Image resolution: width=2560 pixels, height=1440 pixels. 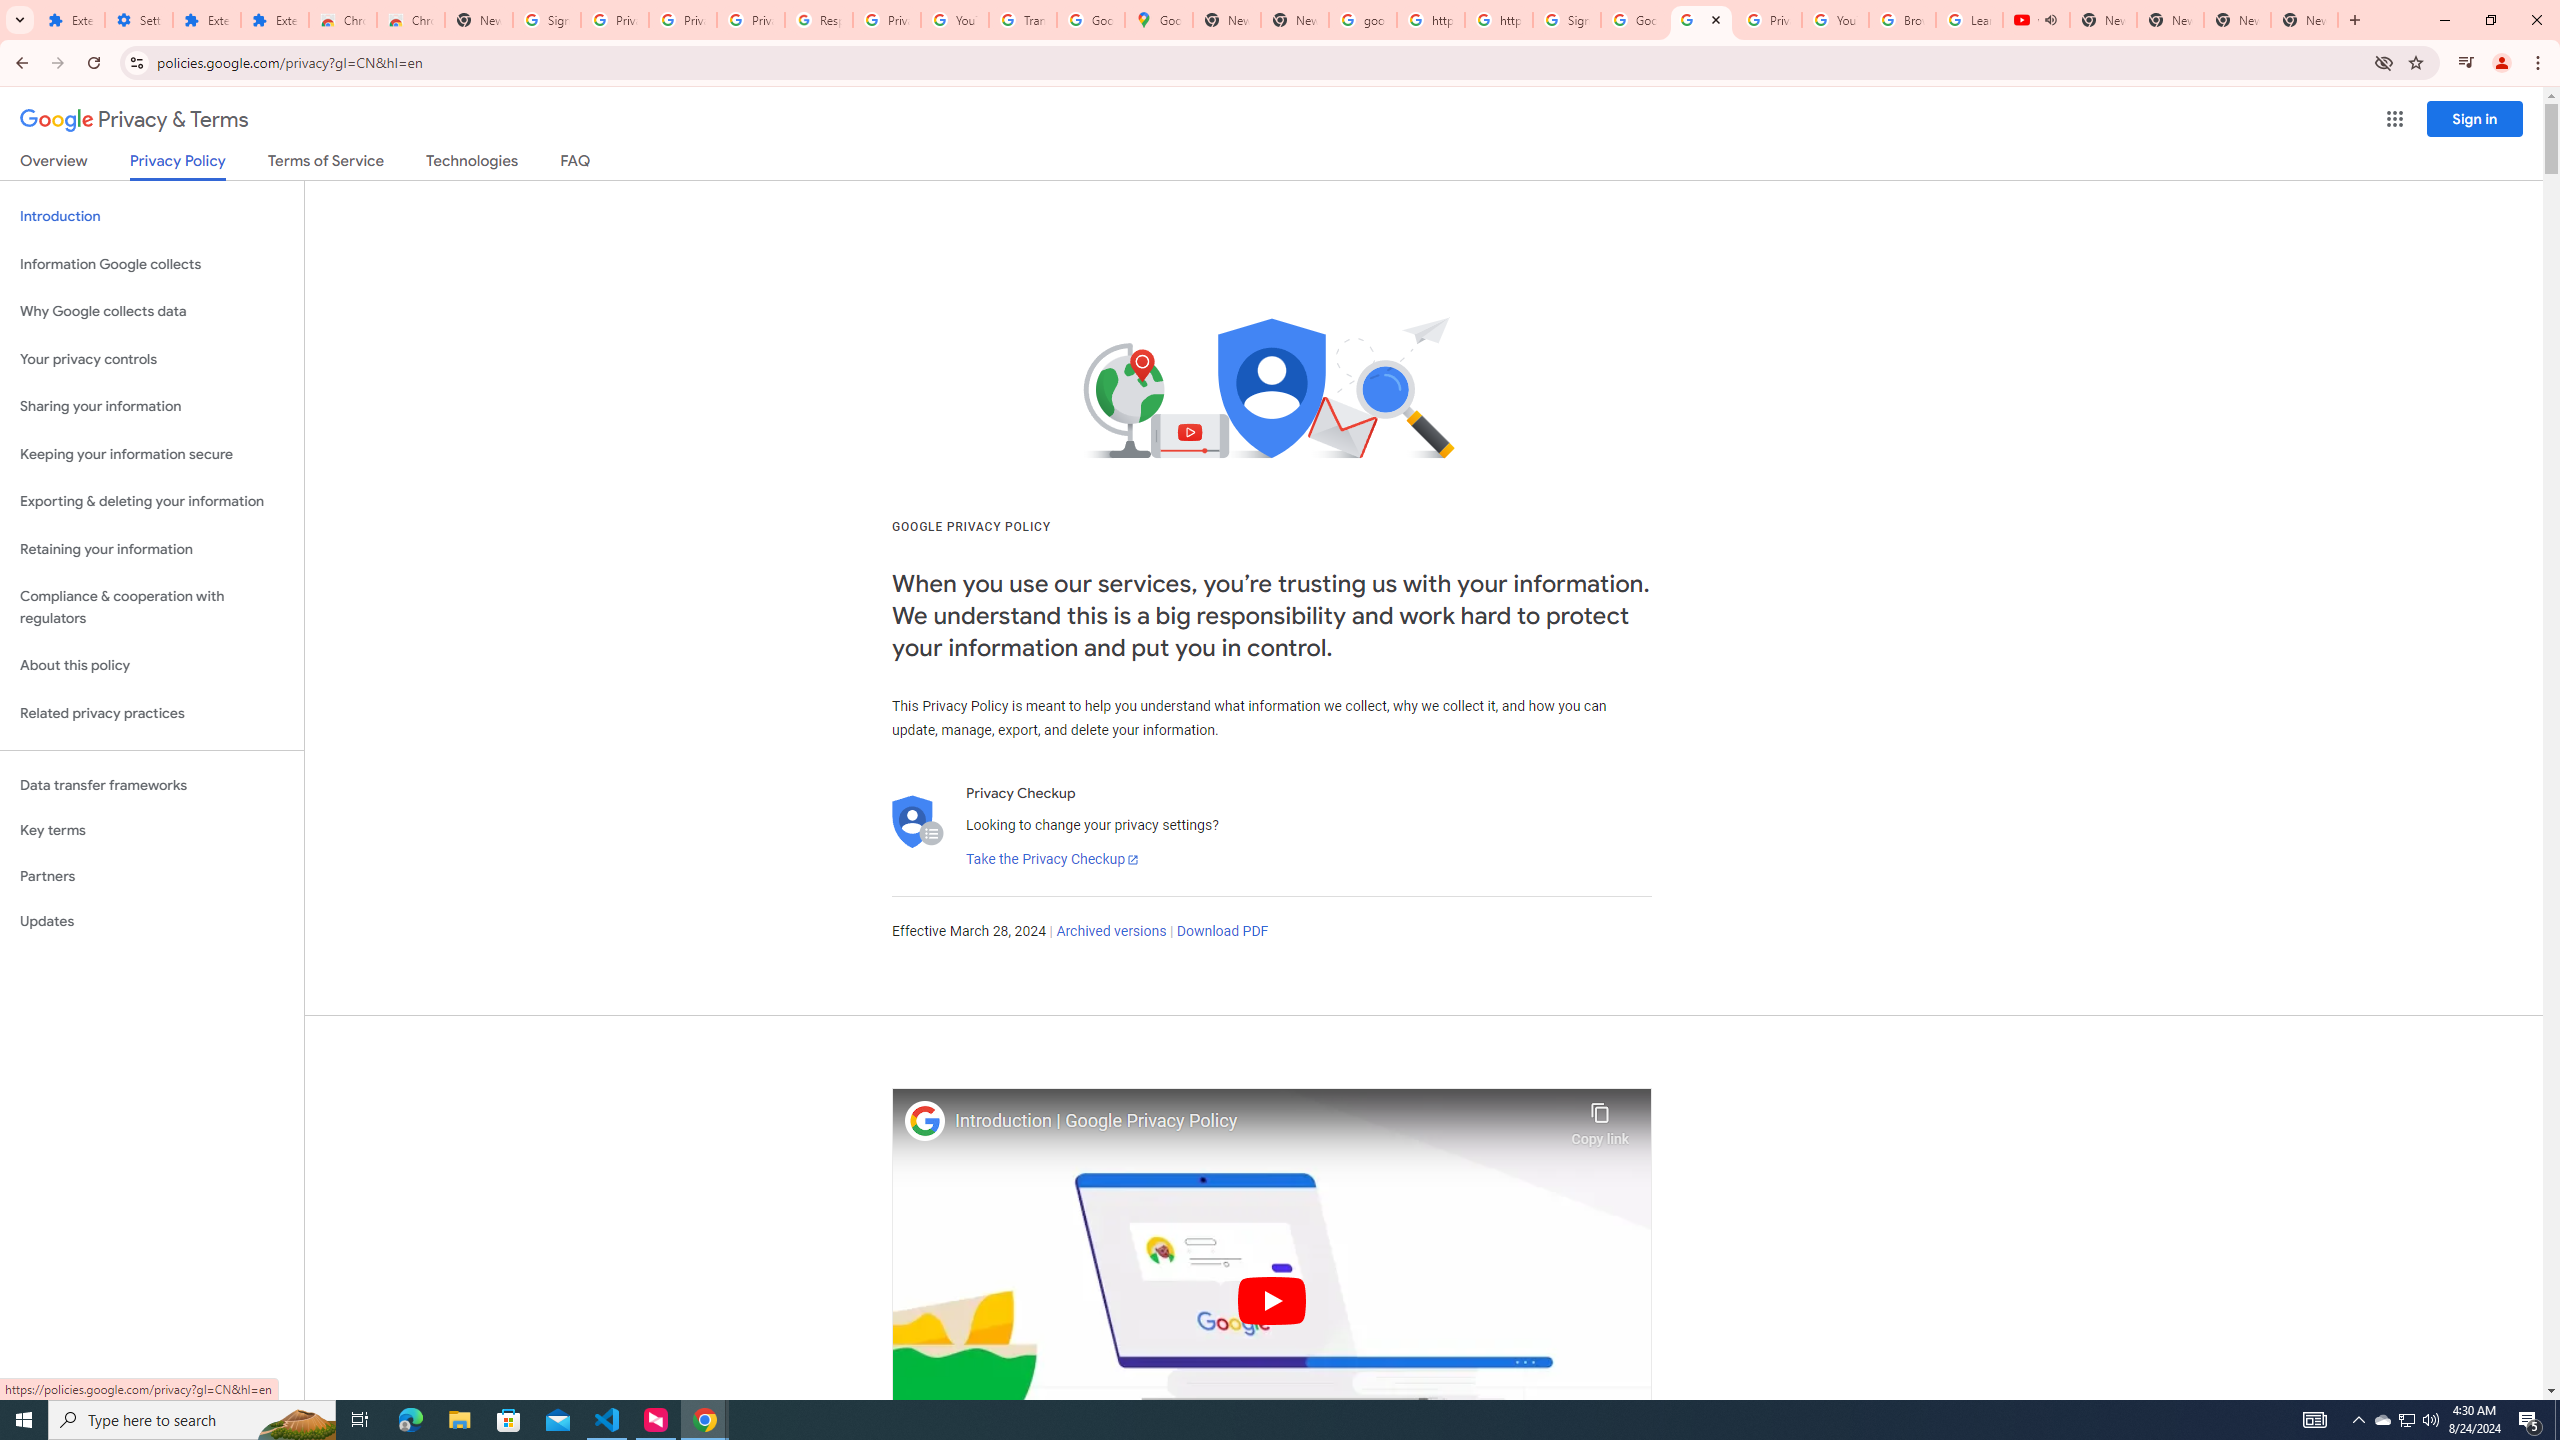 I want to click on 'New Tab', so click(x=2304, y=19).